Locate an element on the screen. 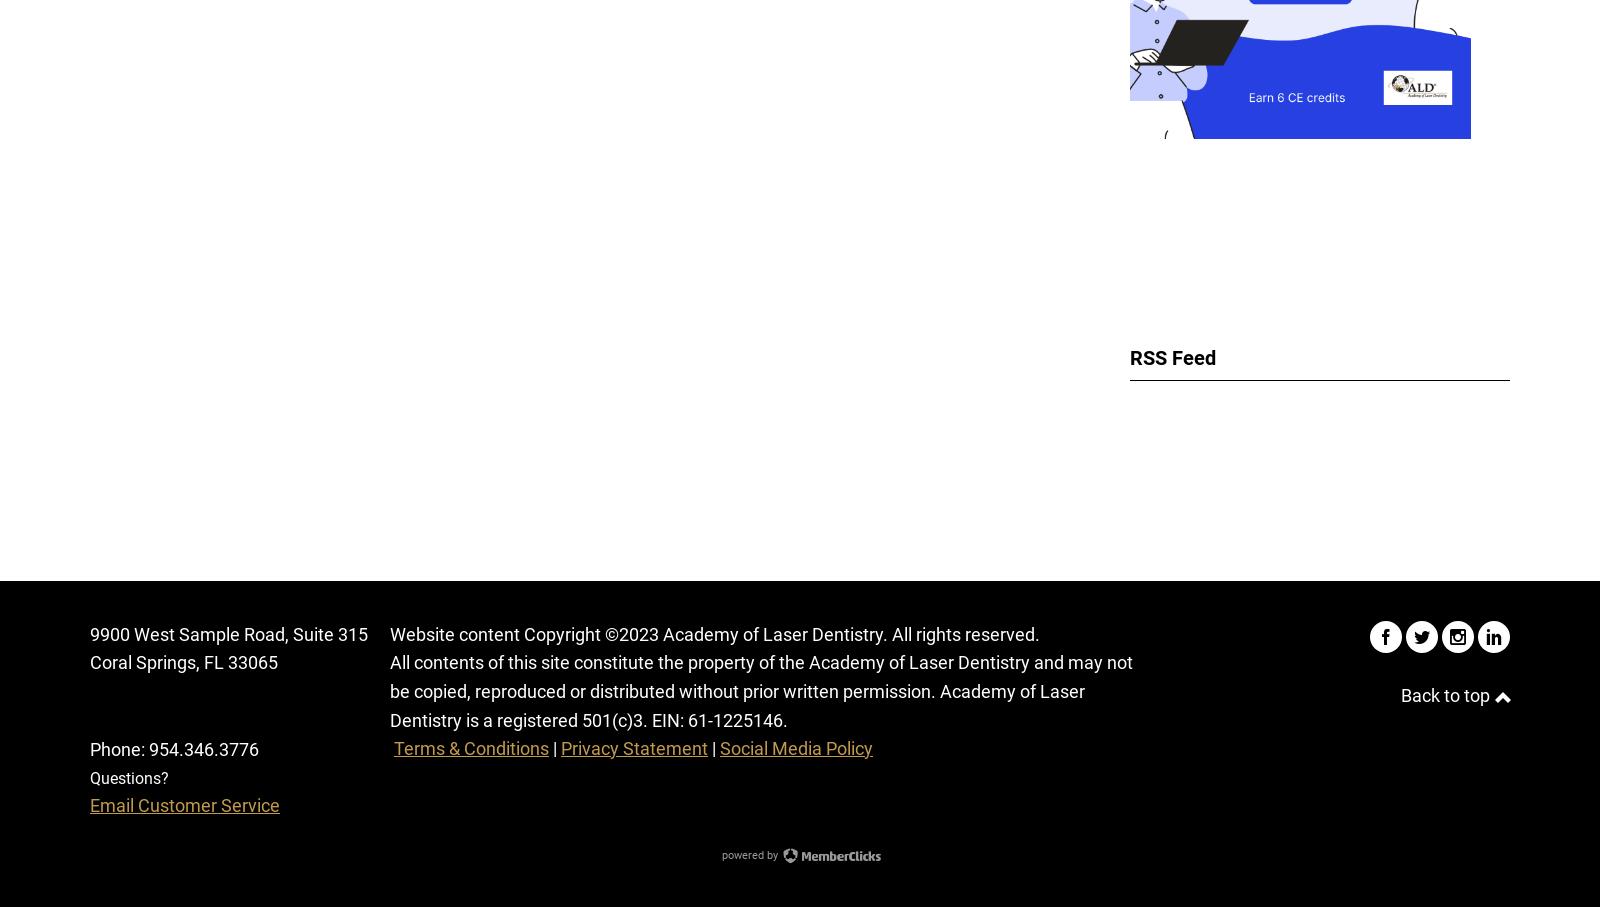 The width and height of the screenshot is (1600, 907). 'Social Media Policy' is located at coordinates (796, 746).